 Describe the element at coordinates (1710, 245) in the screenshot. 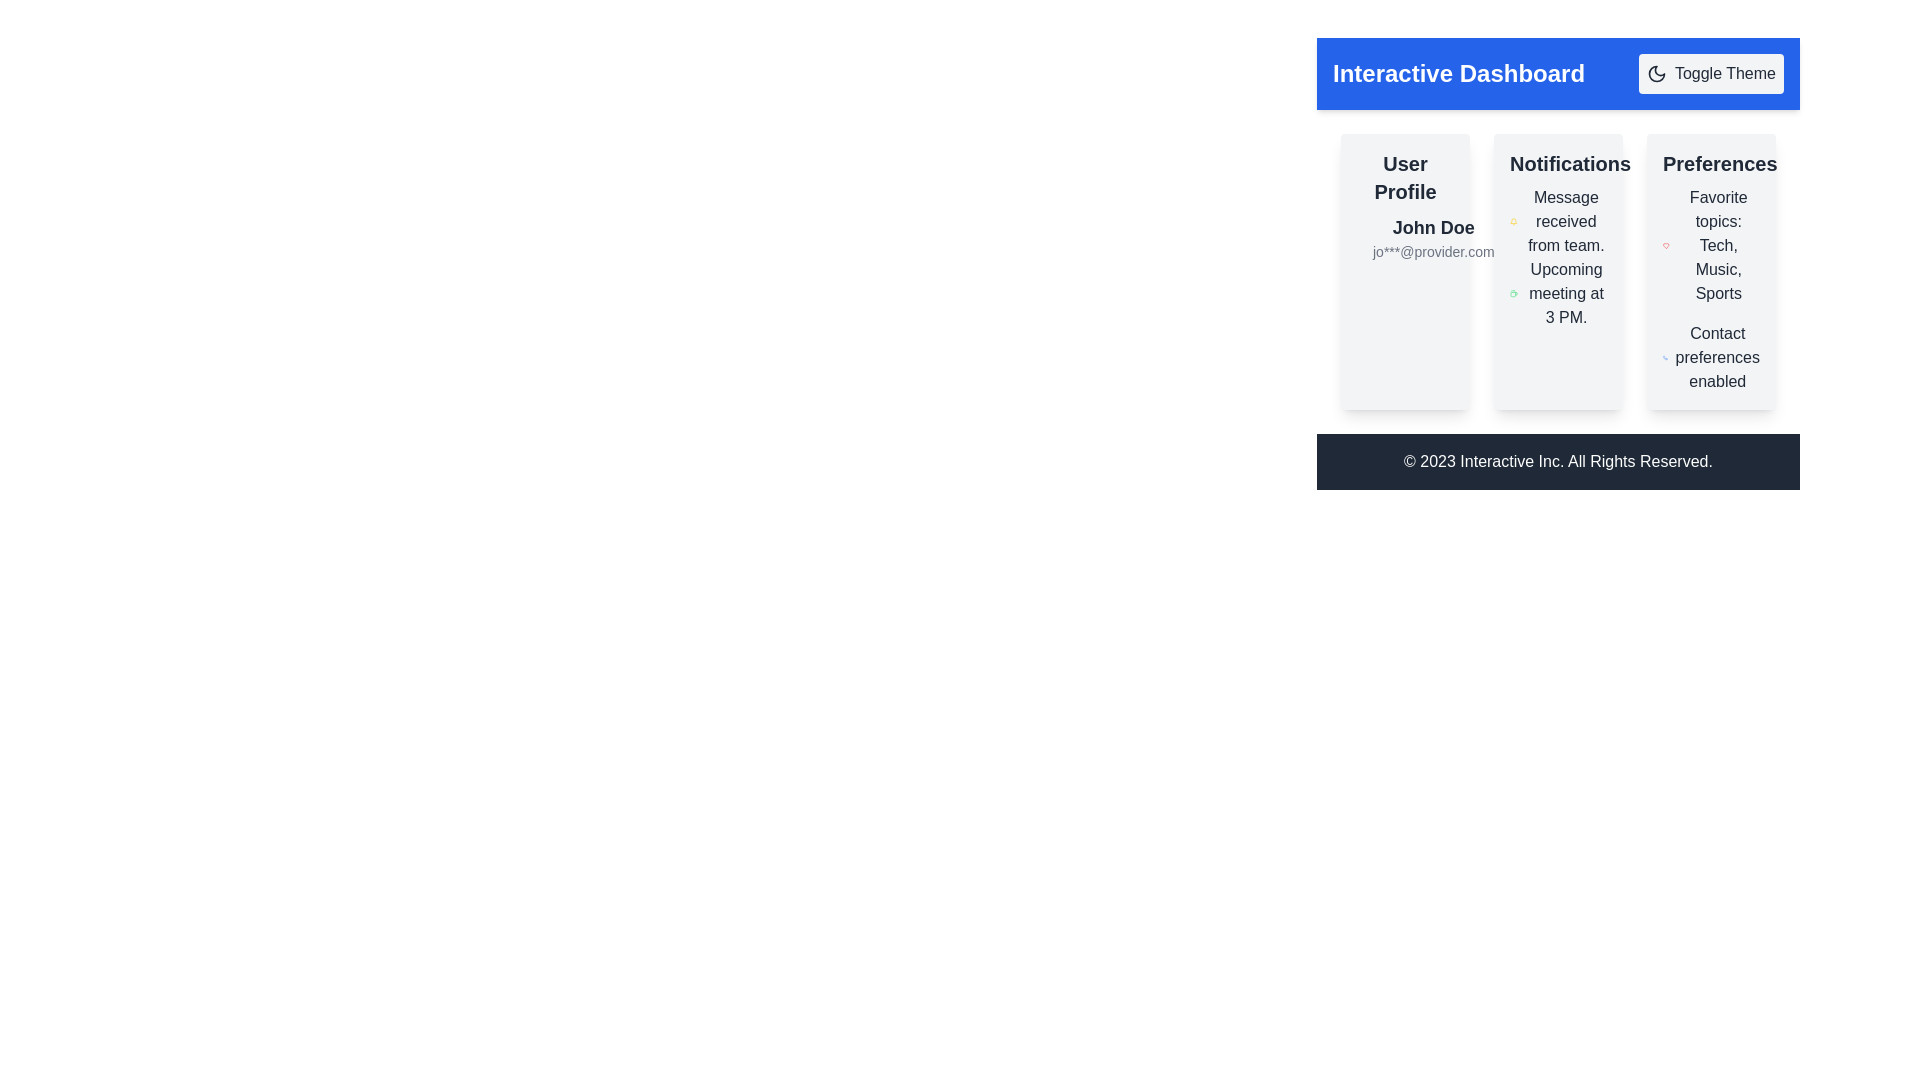

I see `the text label displaying 'Favorite topics: Tech, Music, Sports' with an accompanying red heart icon, located in the third column labeled 'Preferences'` at that location.